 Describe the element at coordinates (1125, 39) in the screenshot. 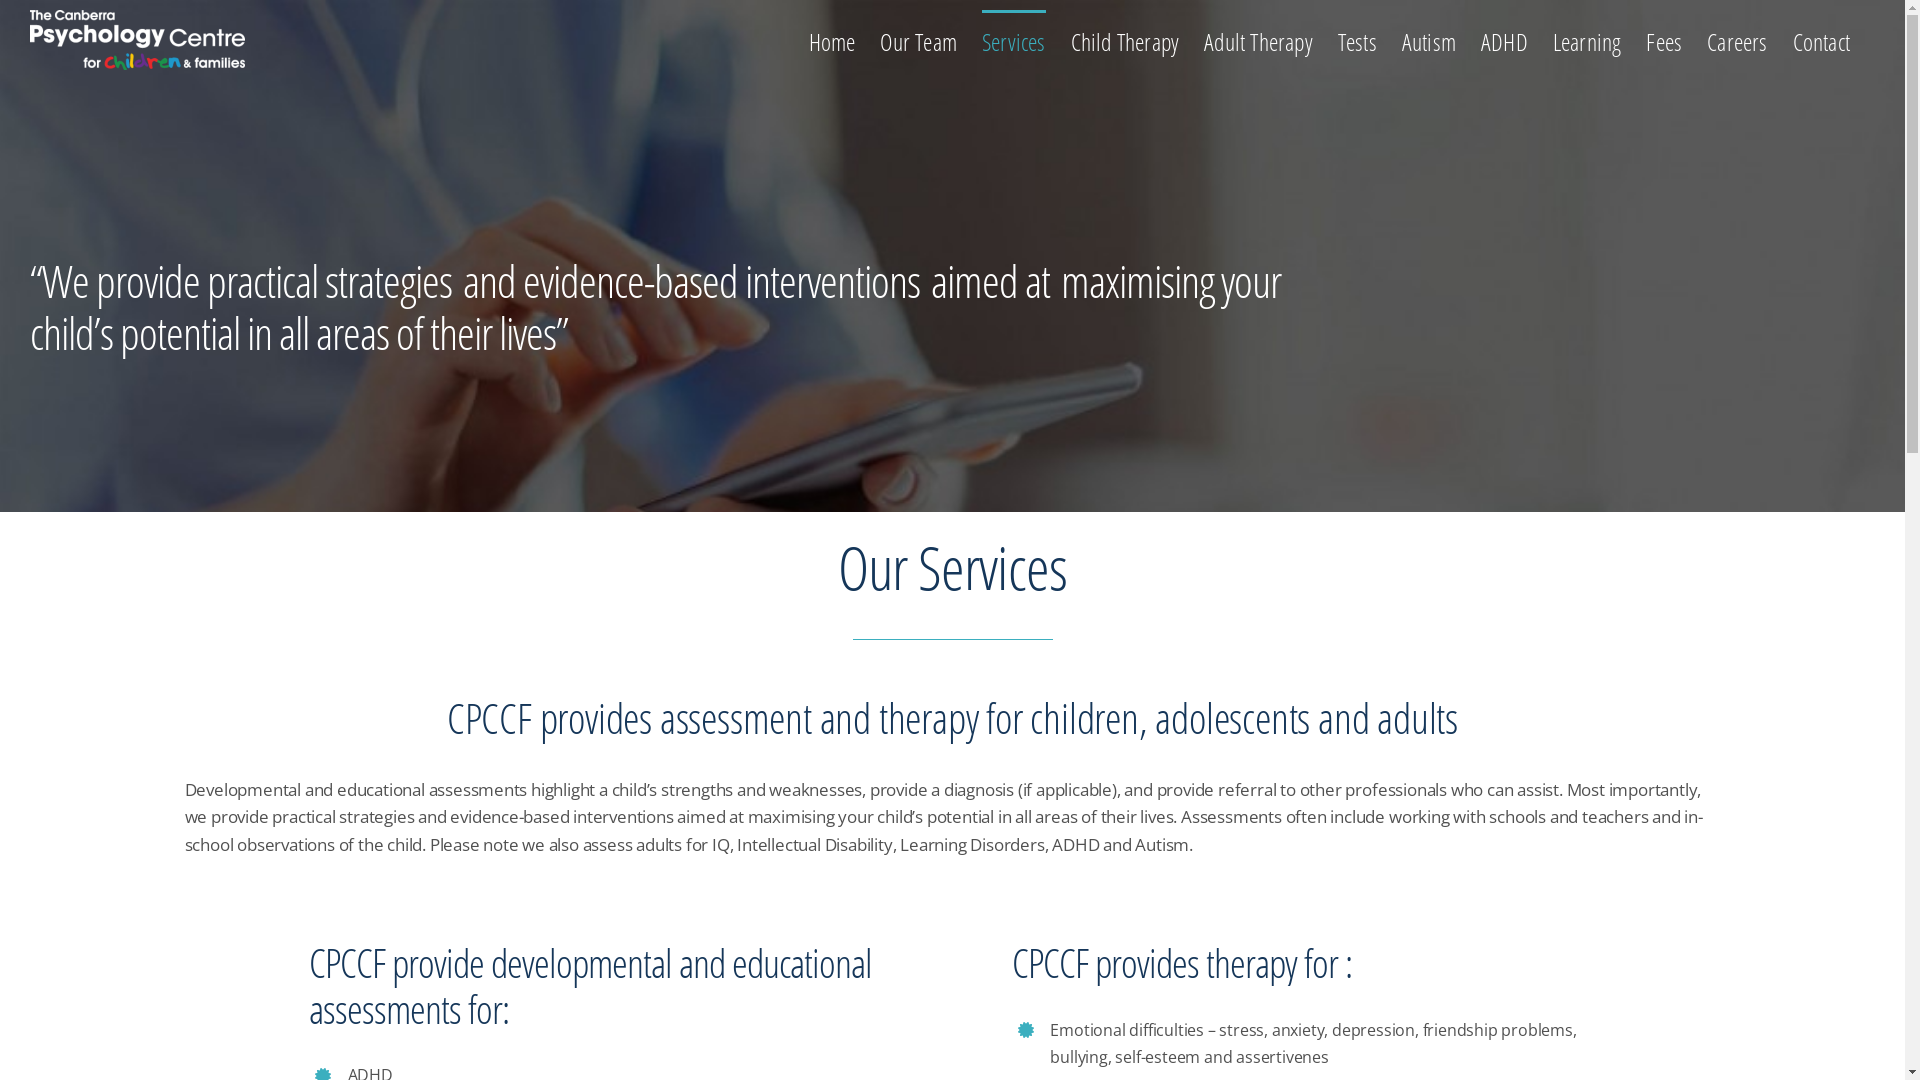

I see `'Child Therapy'` at that location.